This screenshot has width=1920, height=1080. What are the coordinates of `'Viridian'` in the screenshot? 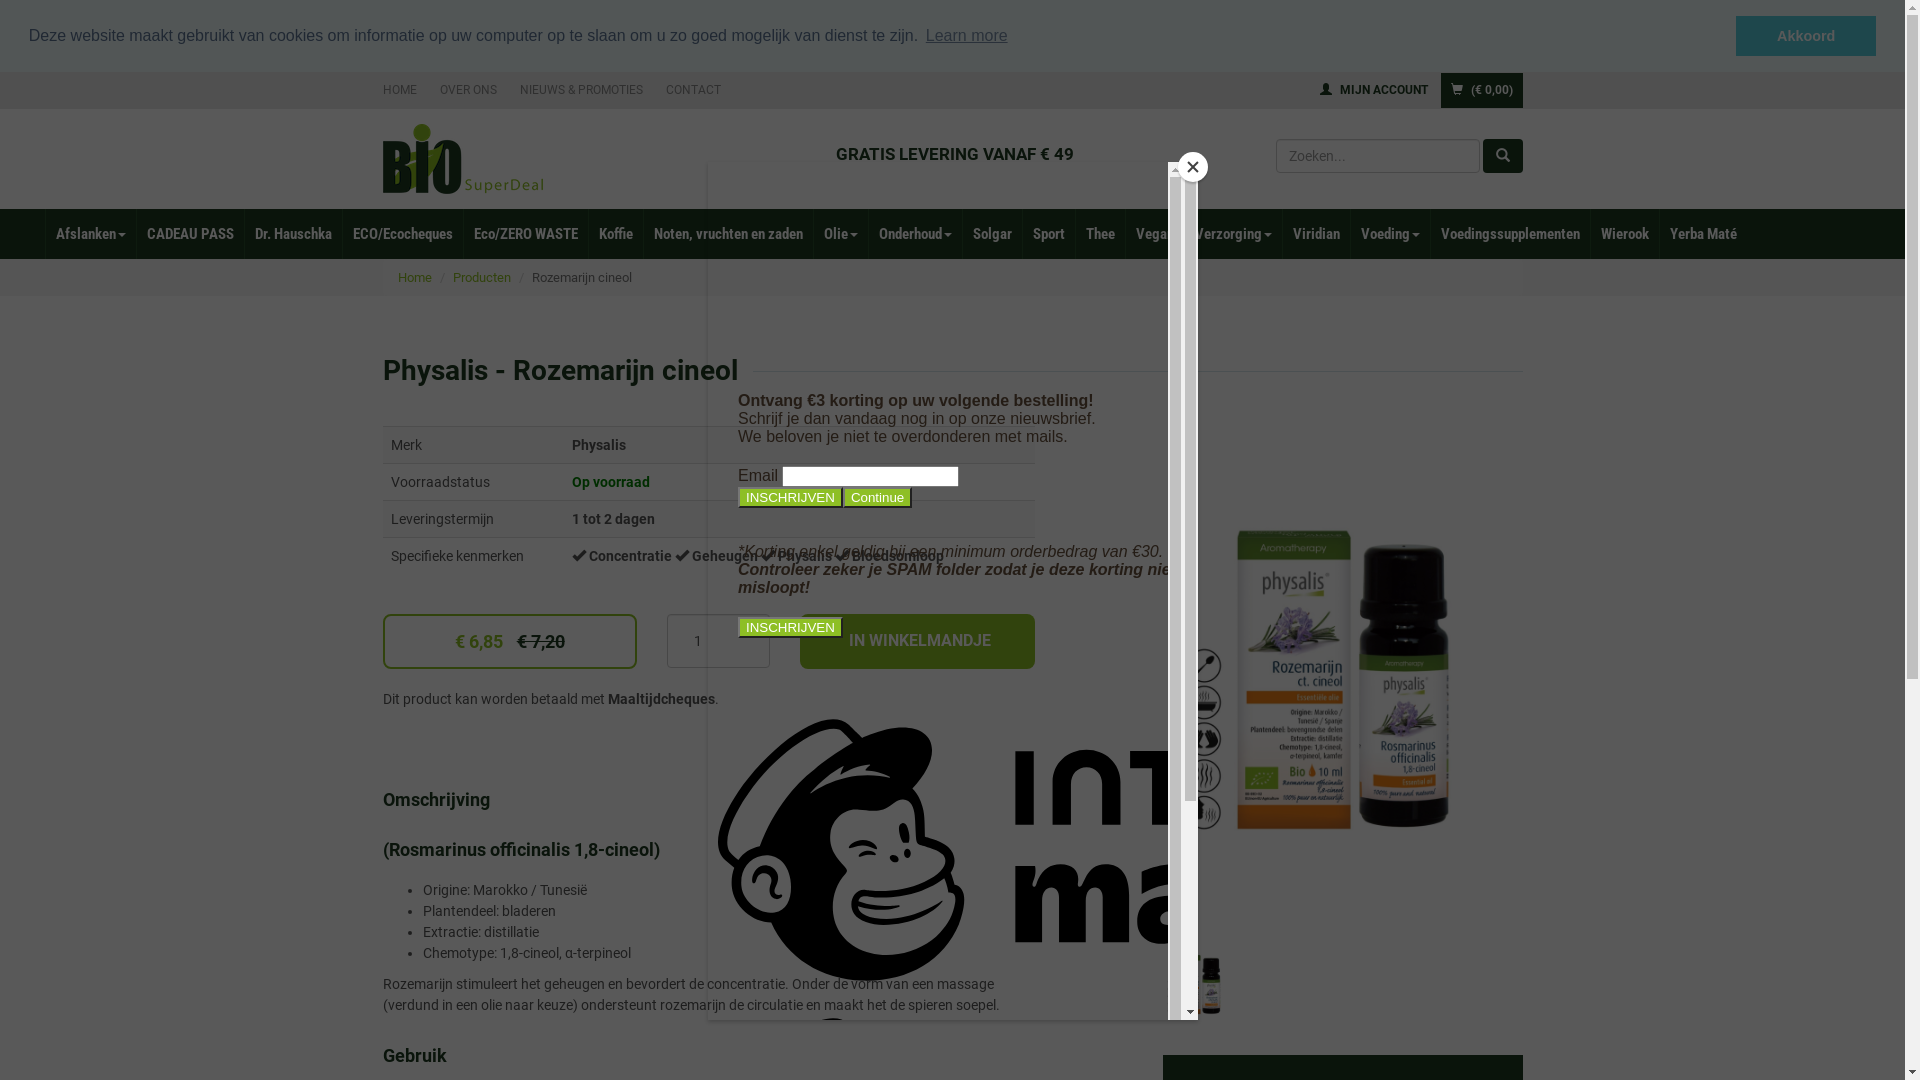 It's located at (1315, 231).